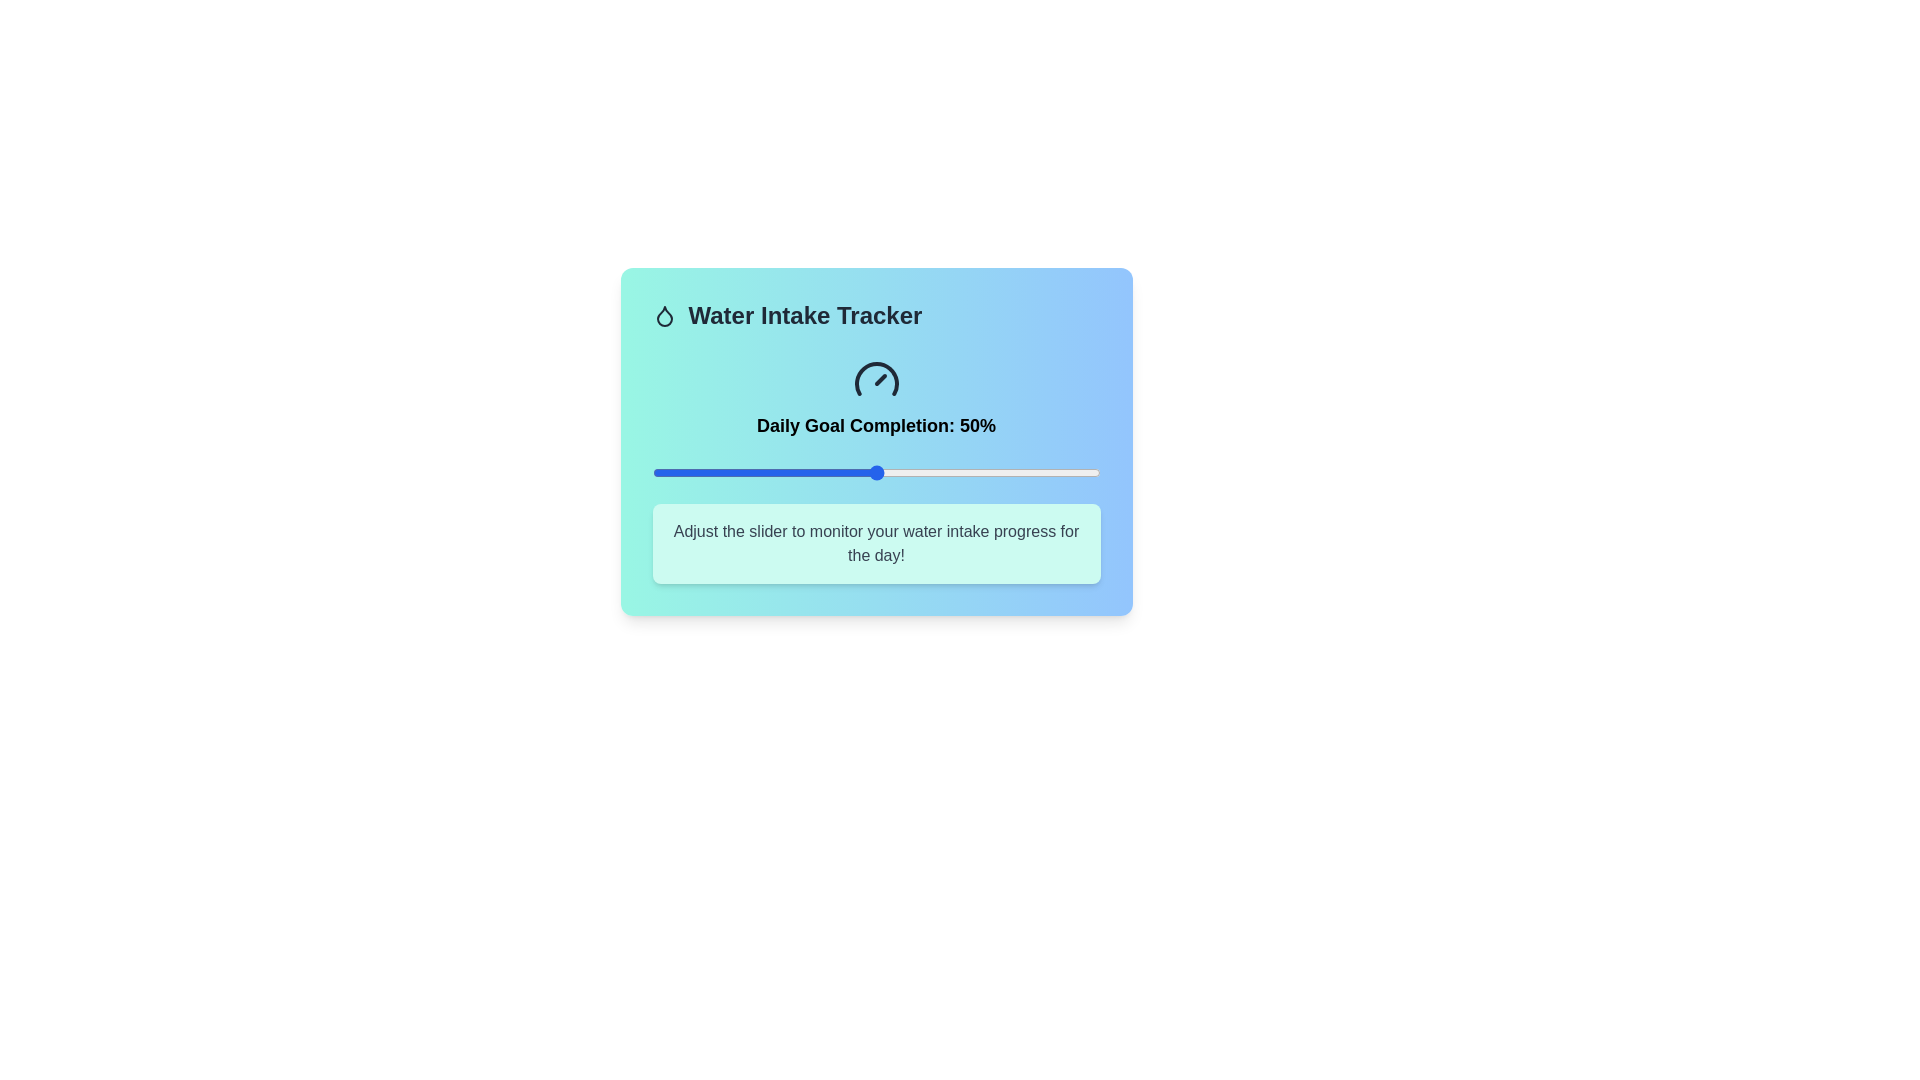 This screenshot has height=1080, width=1920. What do you see at coordinates (1006, 473) in the screenshot?
I see `the slider to set the goal completion percentage to 79` at bounding box center [1006, 473].